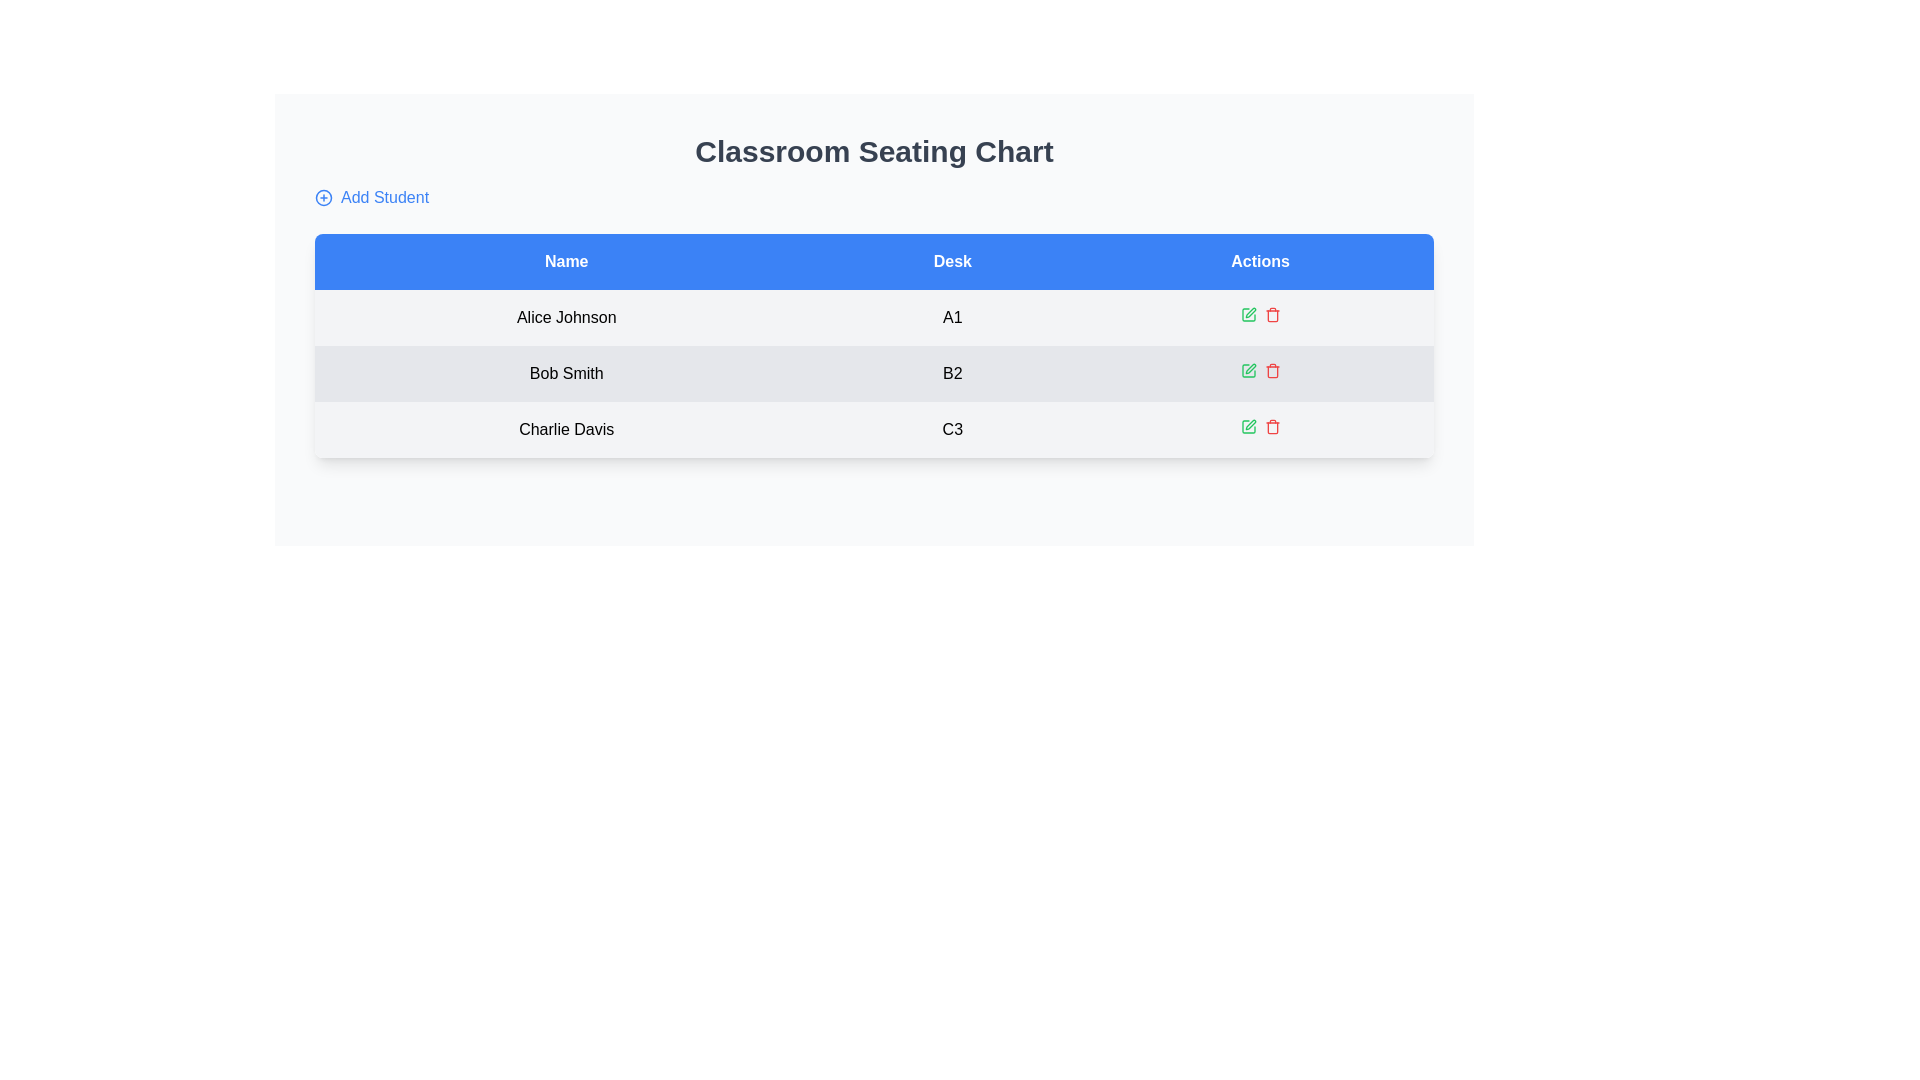  Describe the element at coordinates (565, 428) in the screenshot. I see `the text label displaying 'Charlie Davis' in the 'Name' column of the last row in the table, which has a light gray background` at that location.